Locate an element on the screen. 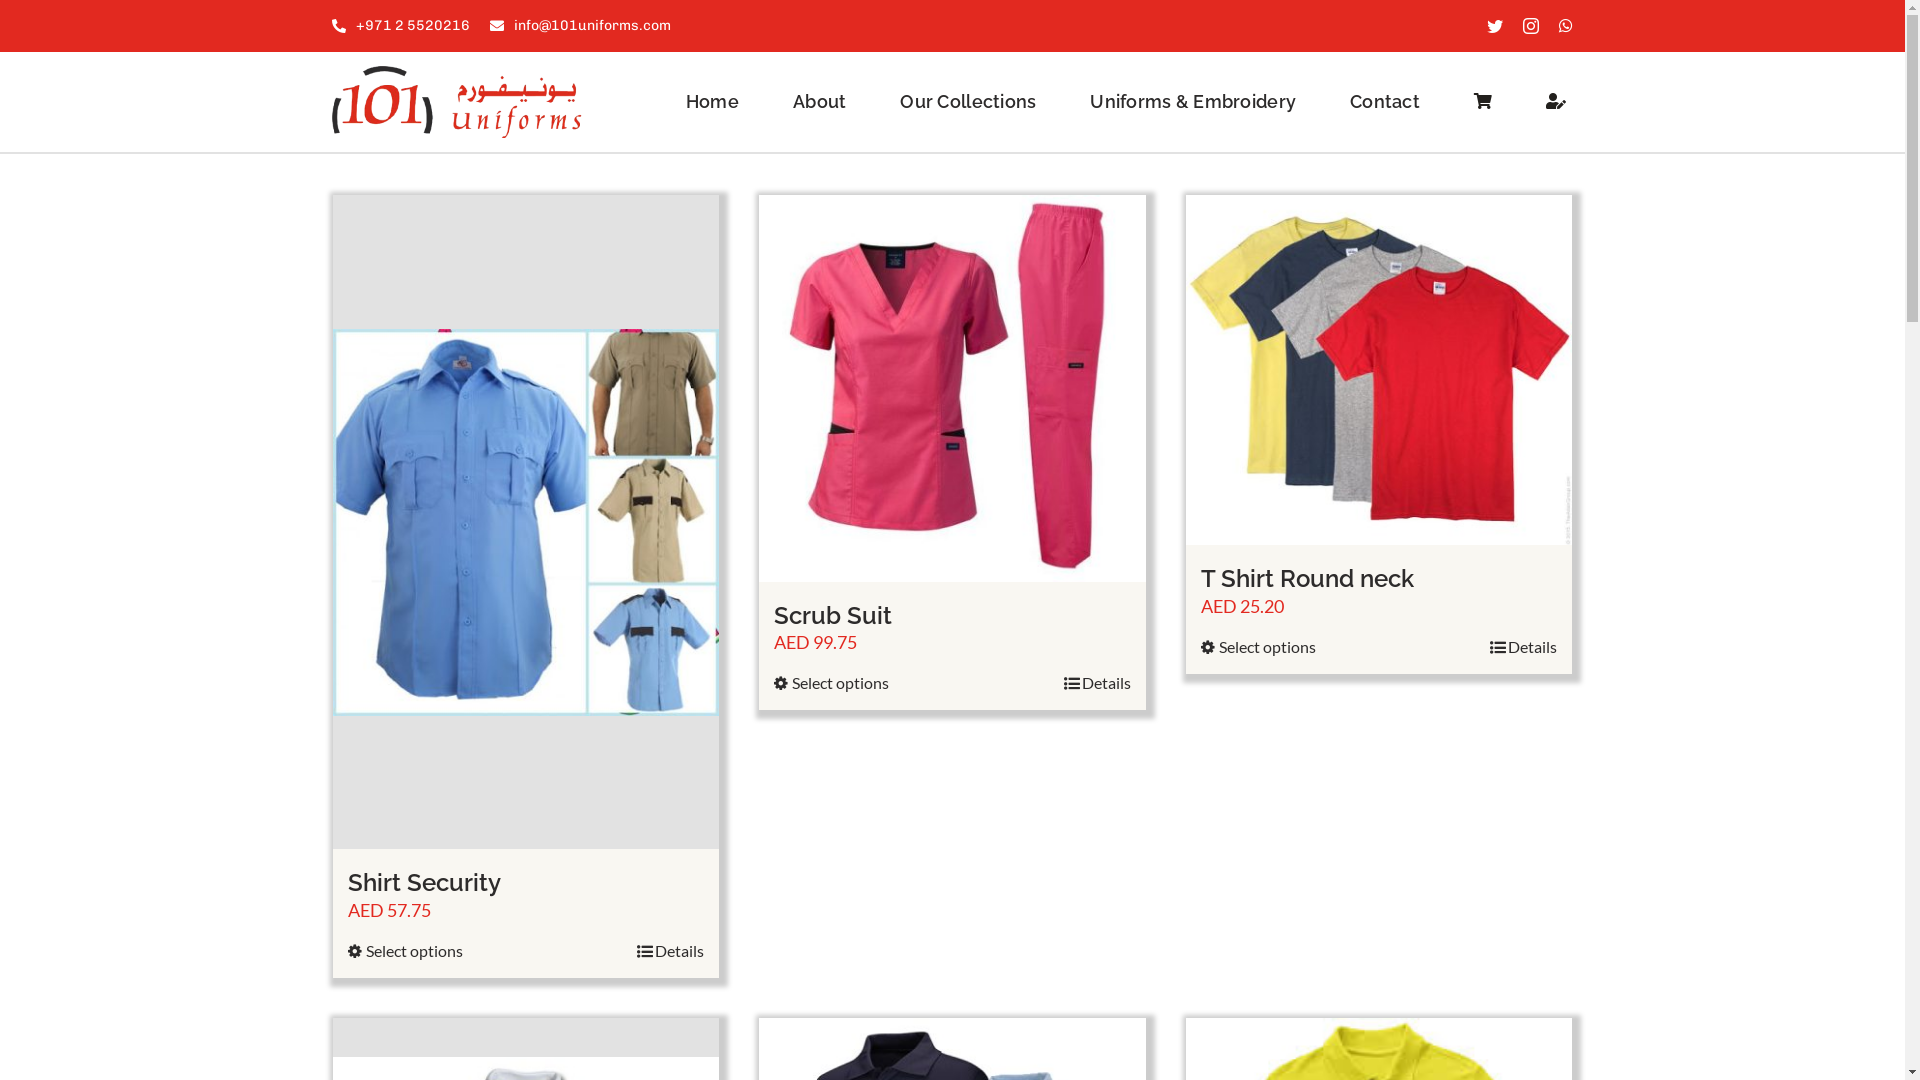 This screenshot has width=1920, height=1080. 'info@101uniforms.com' is located at coordinates (489, 26).